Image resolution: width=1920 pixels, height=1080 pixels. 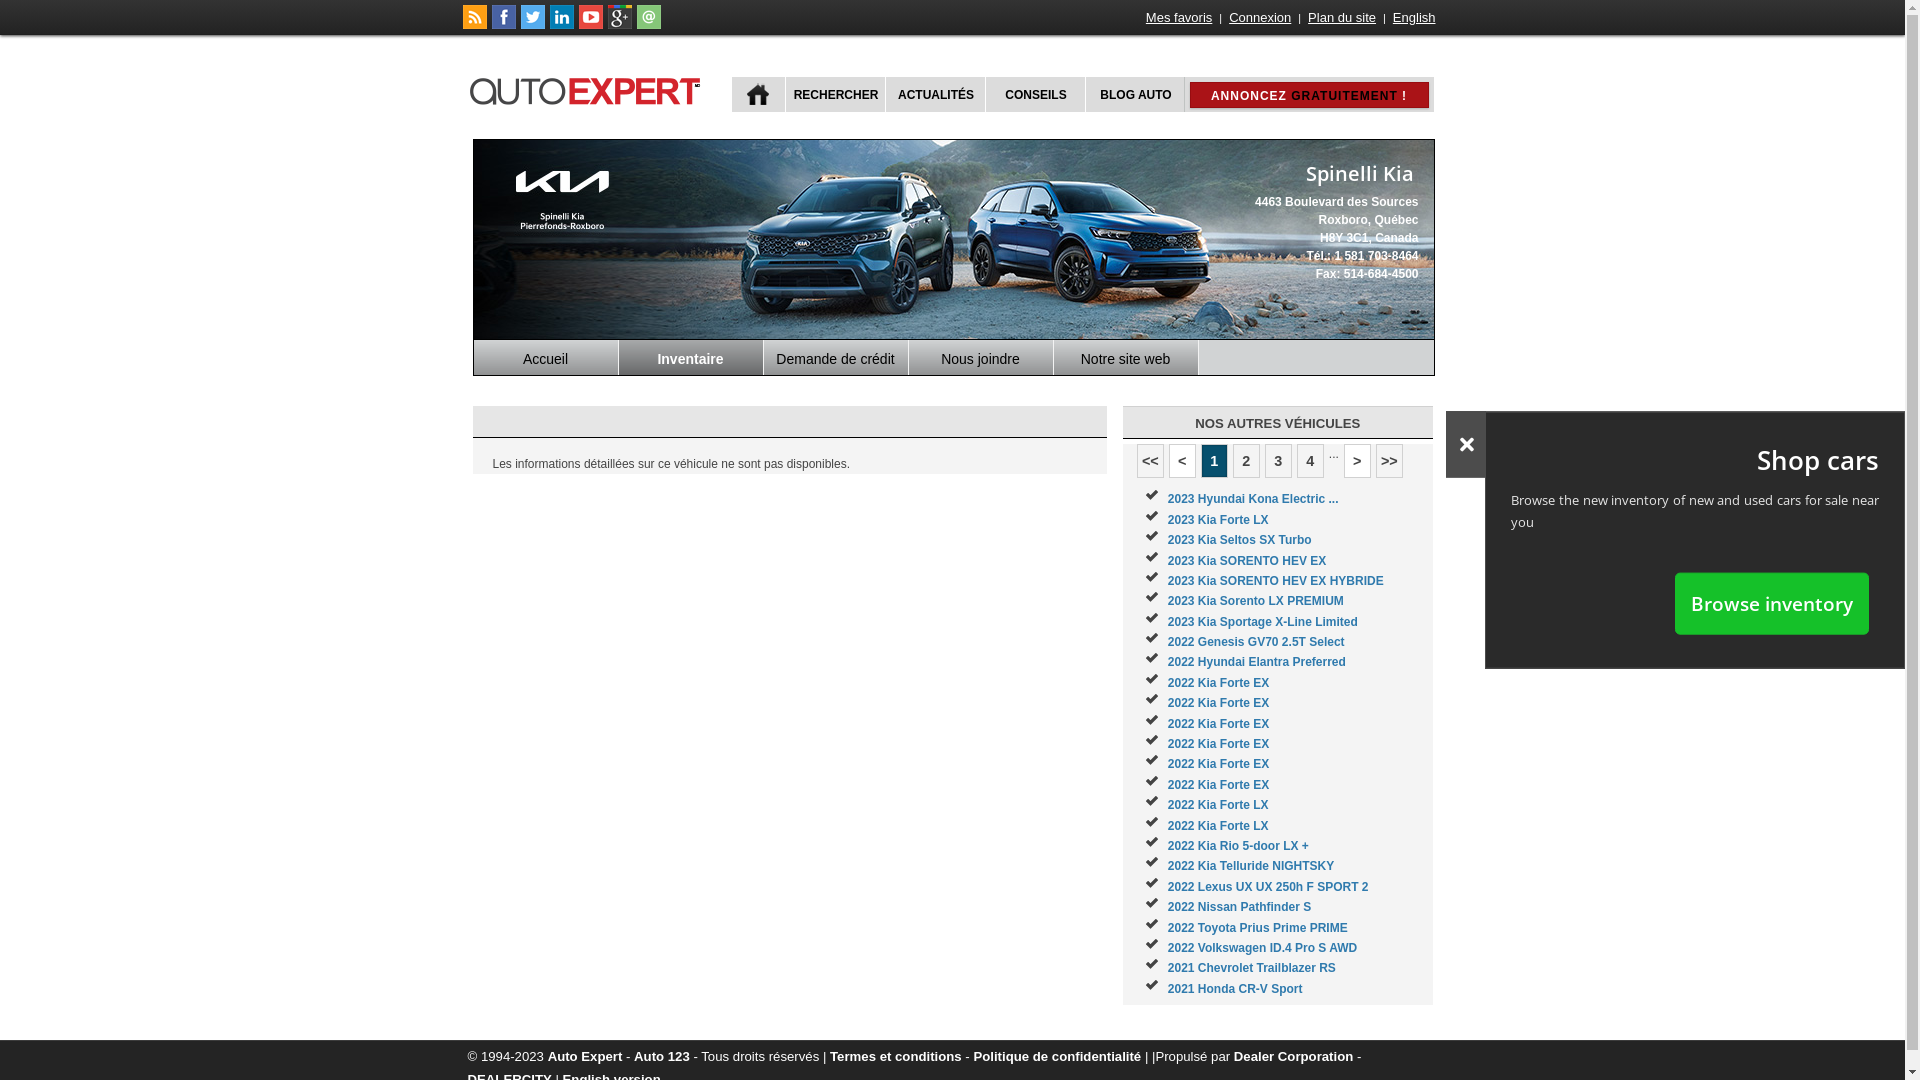 I want to click on '<', so click(x=1182, y=461).